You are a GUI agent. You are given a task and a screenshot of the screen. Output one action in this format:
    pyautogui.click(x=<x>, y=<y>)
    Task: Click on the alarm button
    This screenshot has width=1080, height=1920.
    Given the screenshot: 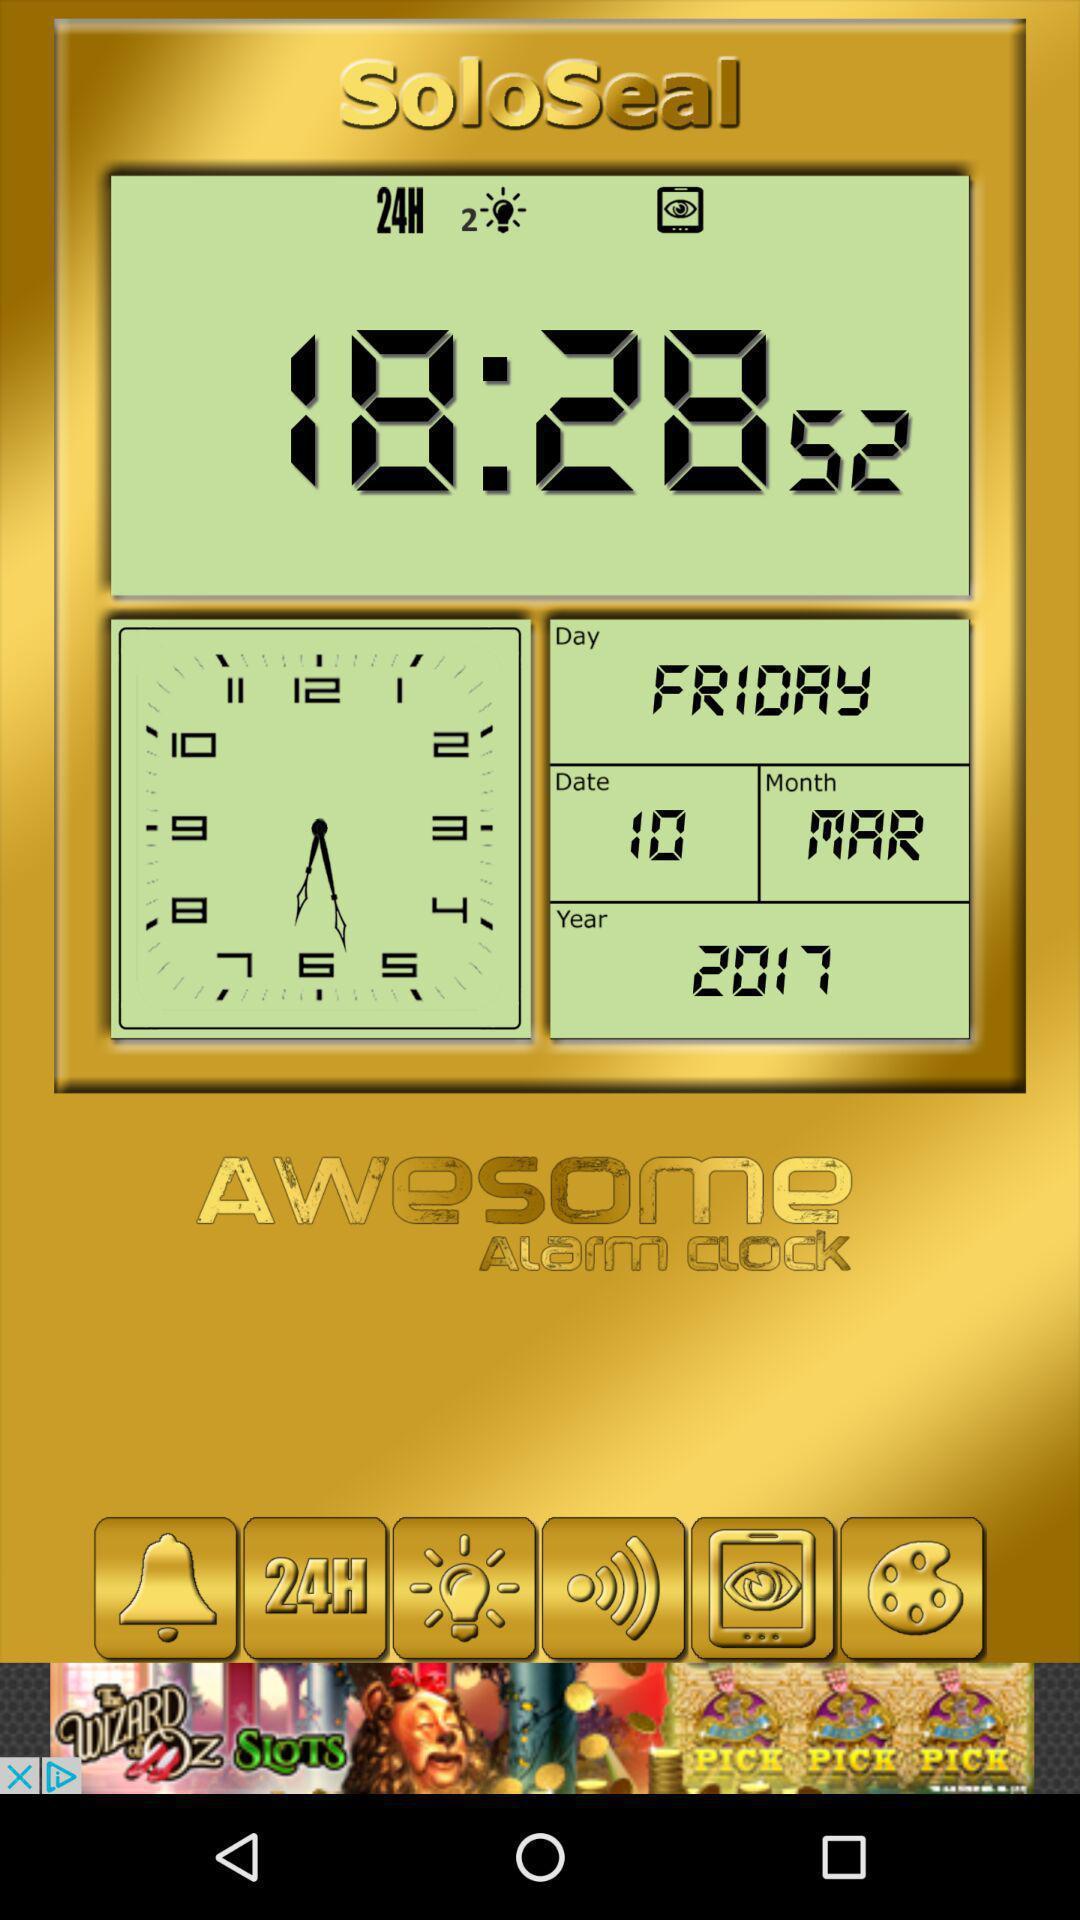 What is the action you would take?
    pyautogui.click(x=165, y=1587)
    